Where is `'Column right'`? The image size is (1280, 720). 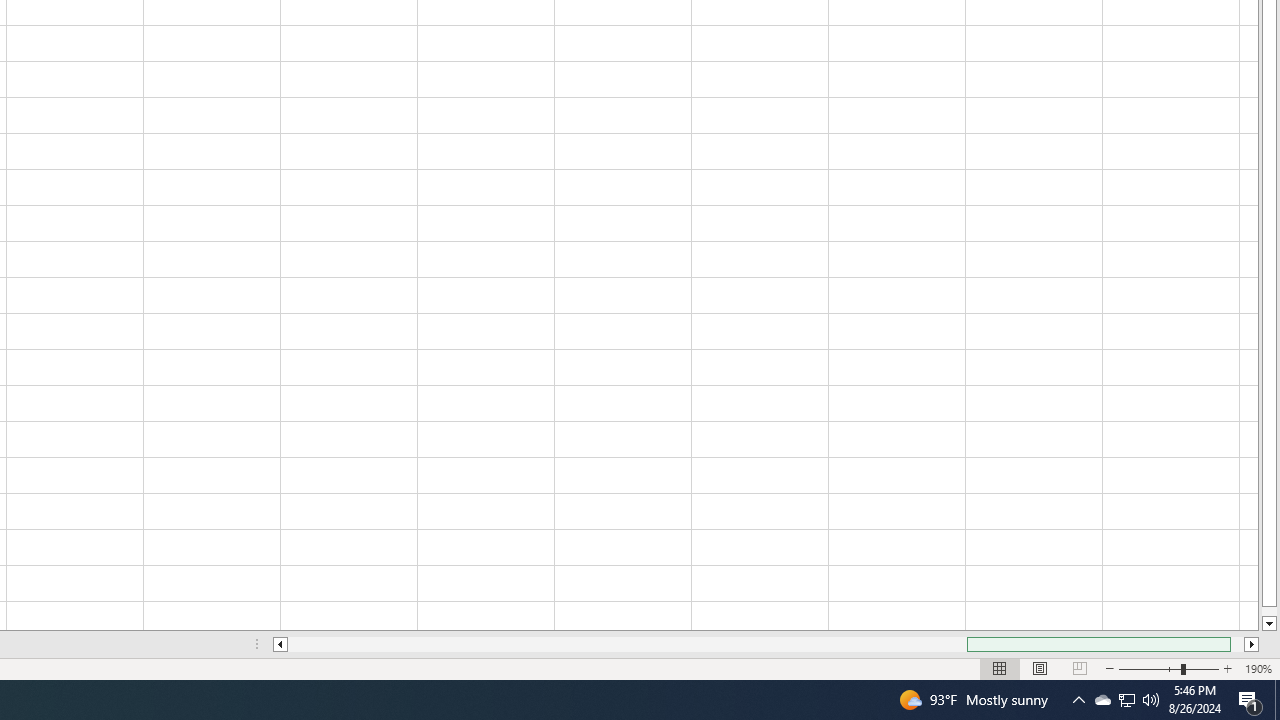
'Column right' is located at coordinates (1251, 644).